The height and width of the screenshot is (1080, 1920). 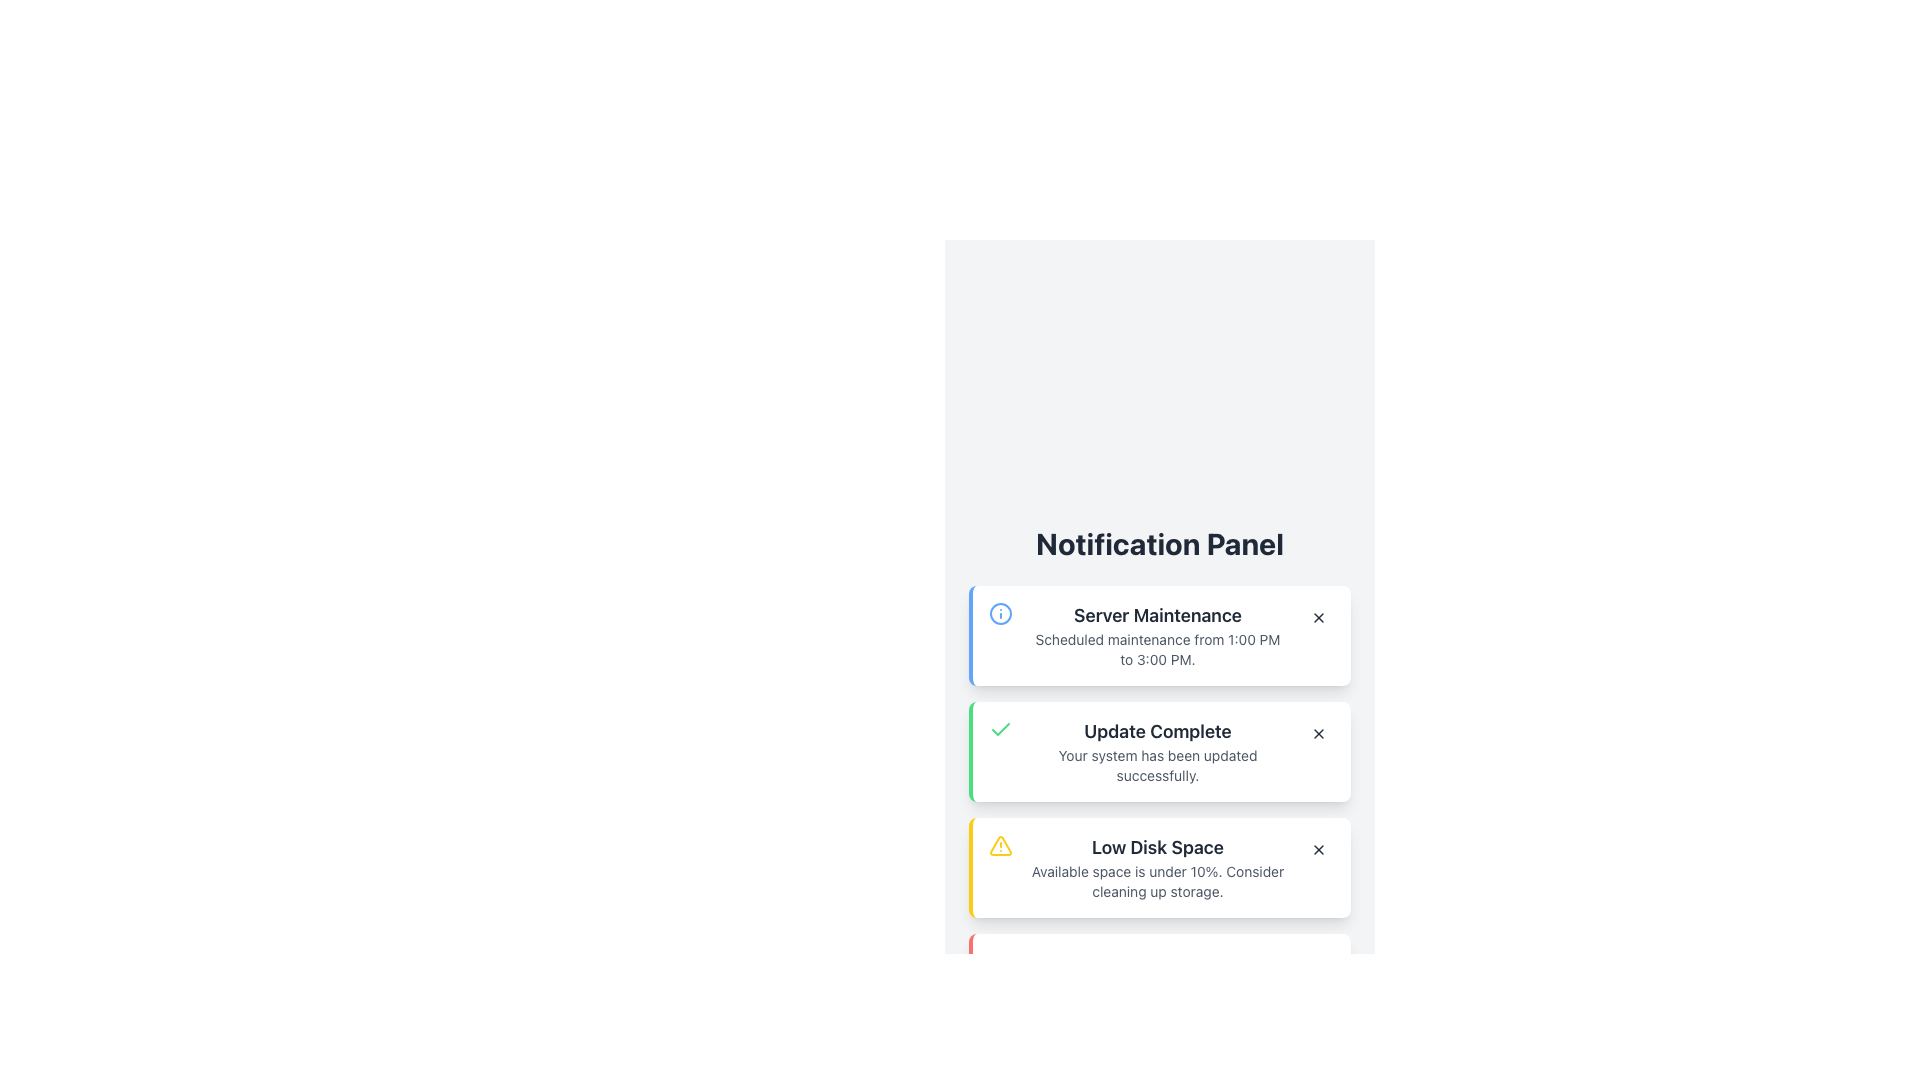 I want to click on the appearance of the status icon indicating successful completion of an operation, located in the 'Update Complete' notification block on the Notification Panel, so click(x=1001, y=729).